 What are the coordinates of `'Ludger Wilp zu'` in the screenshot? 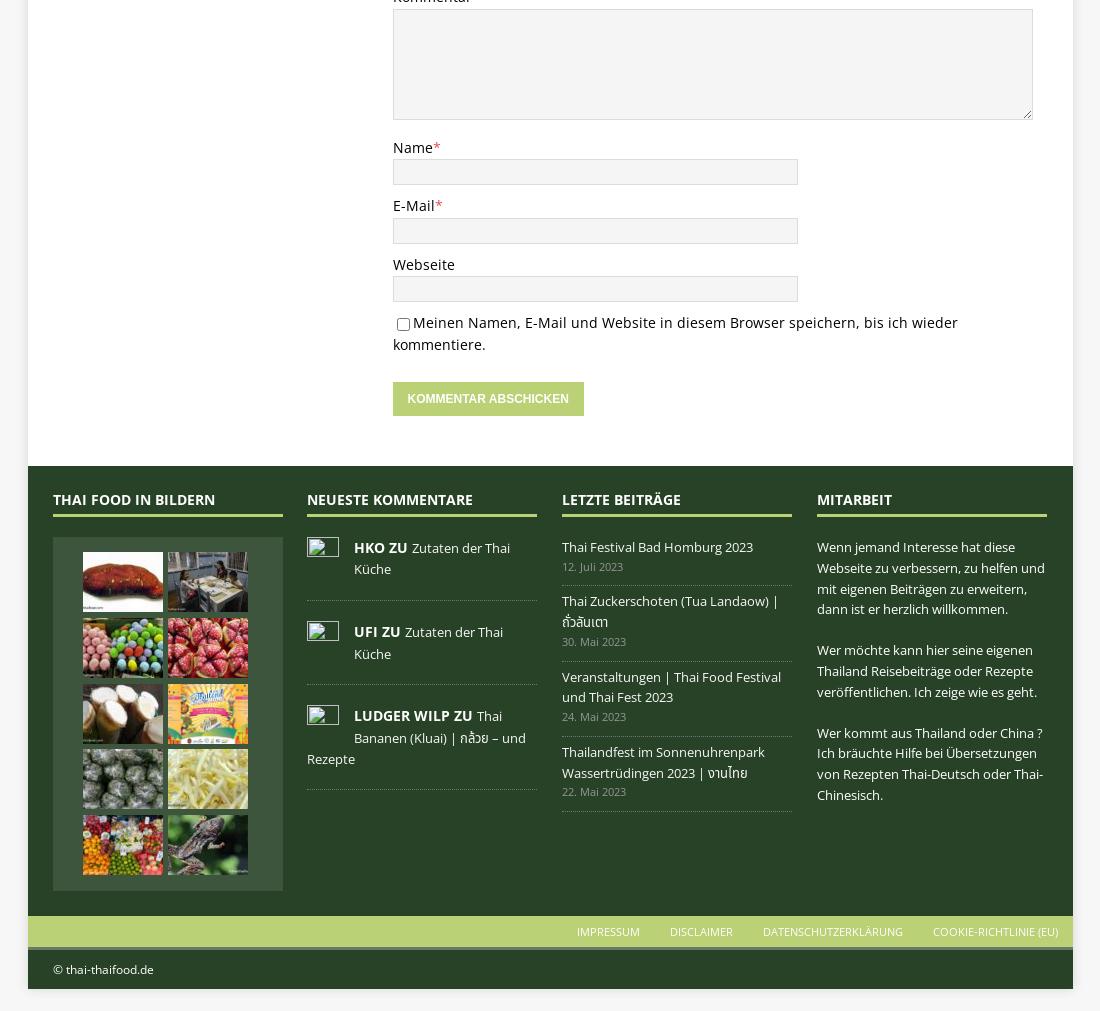 It's located at (414, 714).